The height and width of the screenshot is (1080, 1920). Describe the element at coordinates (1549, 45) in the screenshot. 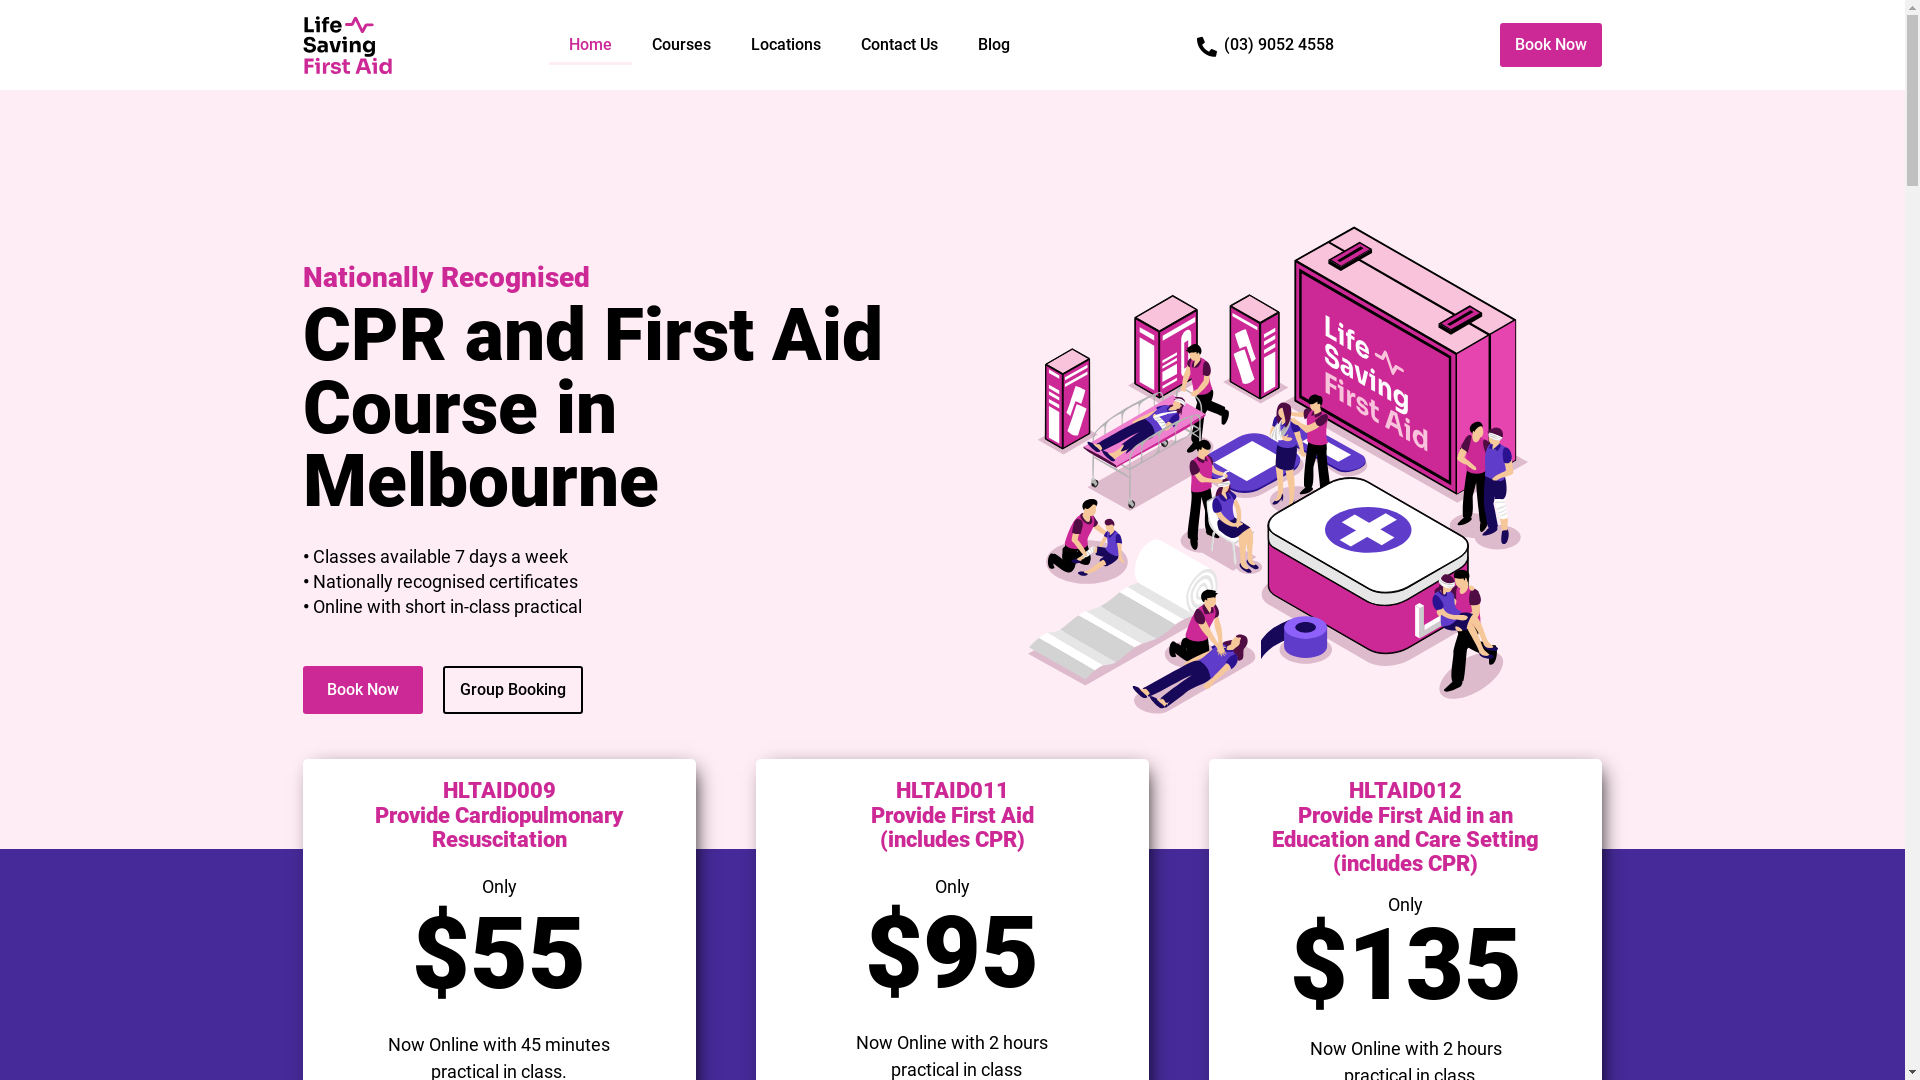

I see `'Book Now'` at that location.